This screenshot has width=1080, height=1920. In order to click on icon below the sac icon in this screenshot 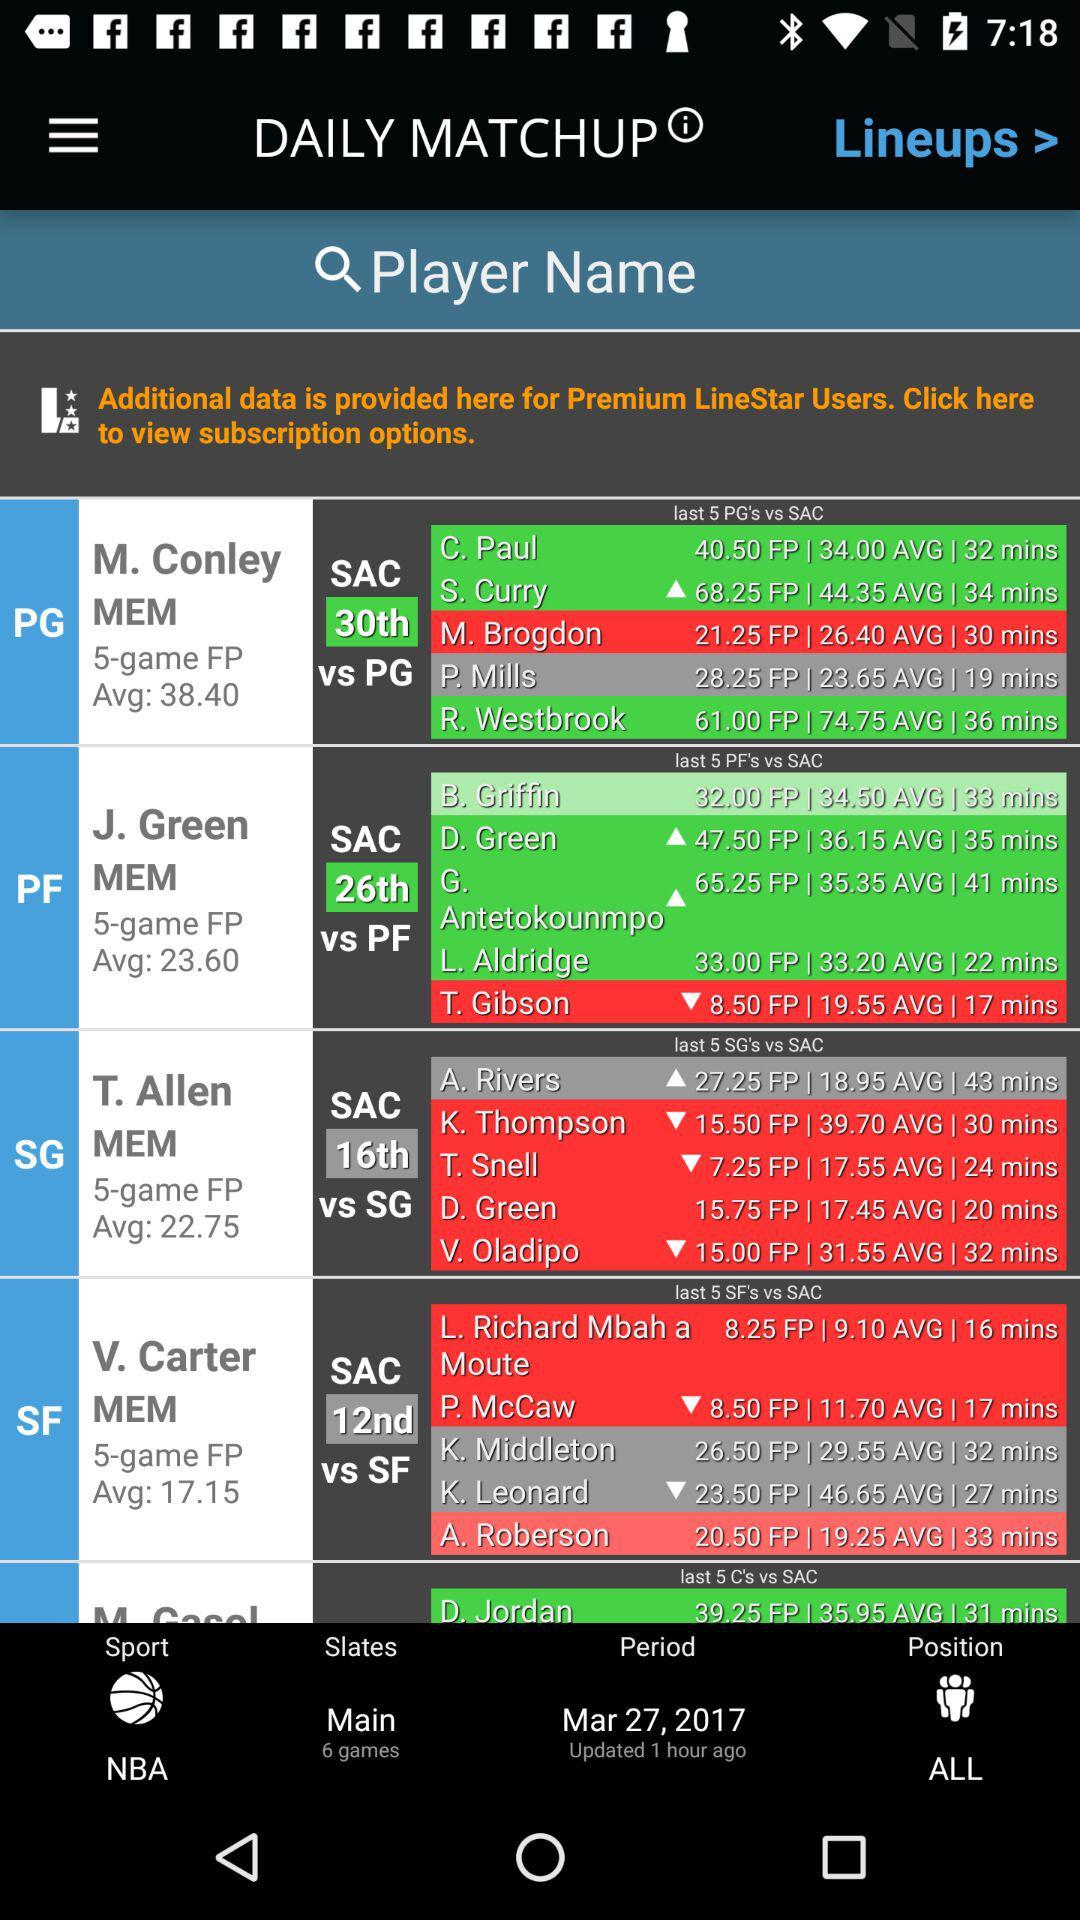, I will do `click(371, 886)`.